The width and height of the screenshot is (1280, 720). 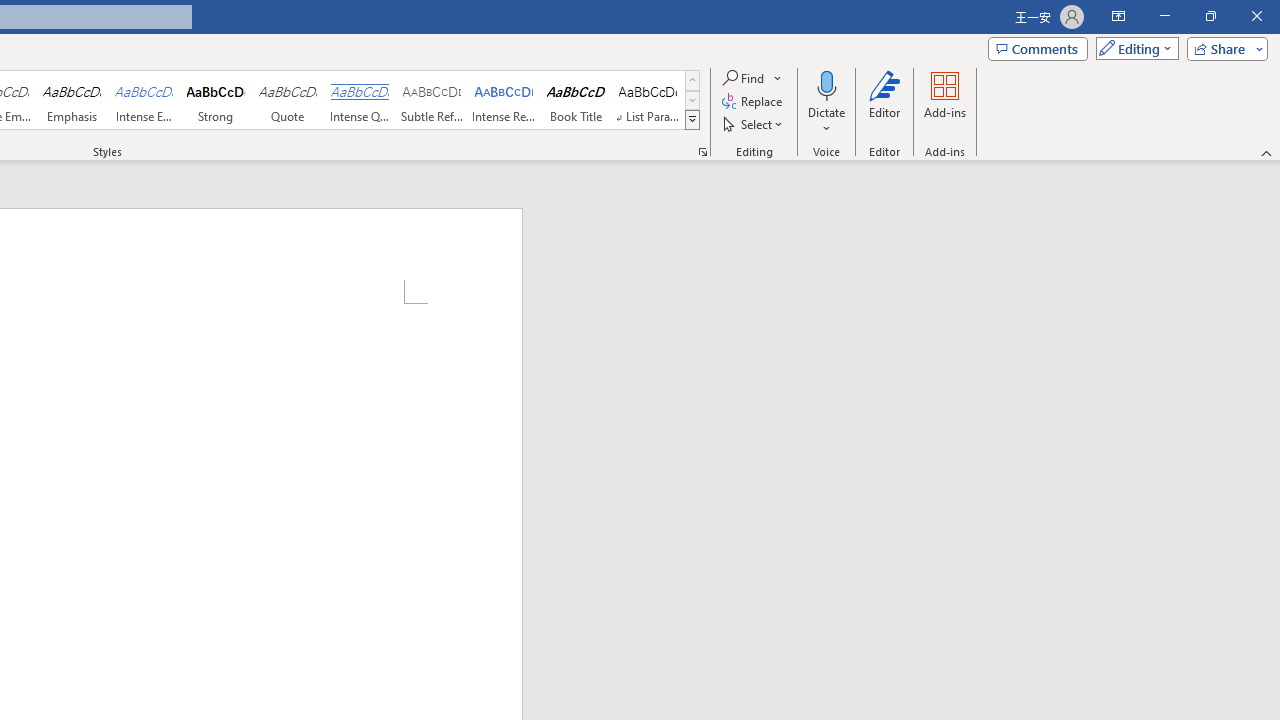 What do you see at coordinates (143, 100) in the screenshot?
I see `'Intense Emphasis'` at bounding box center [143, 100].